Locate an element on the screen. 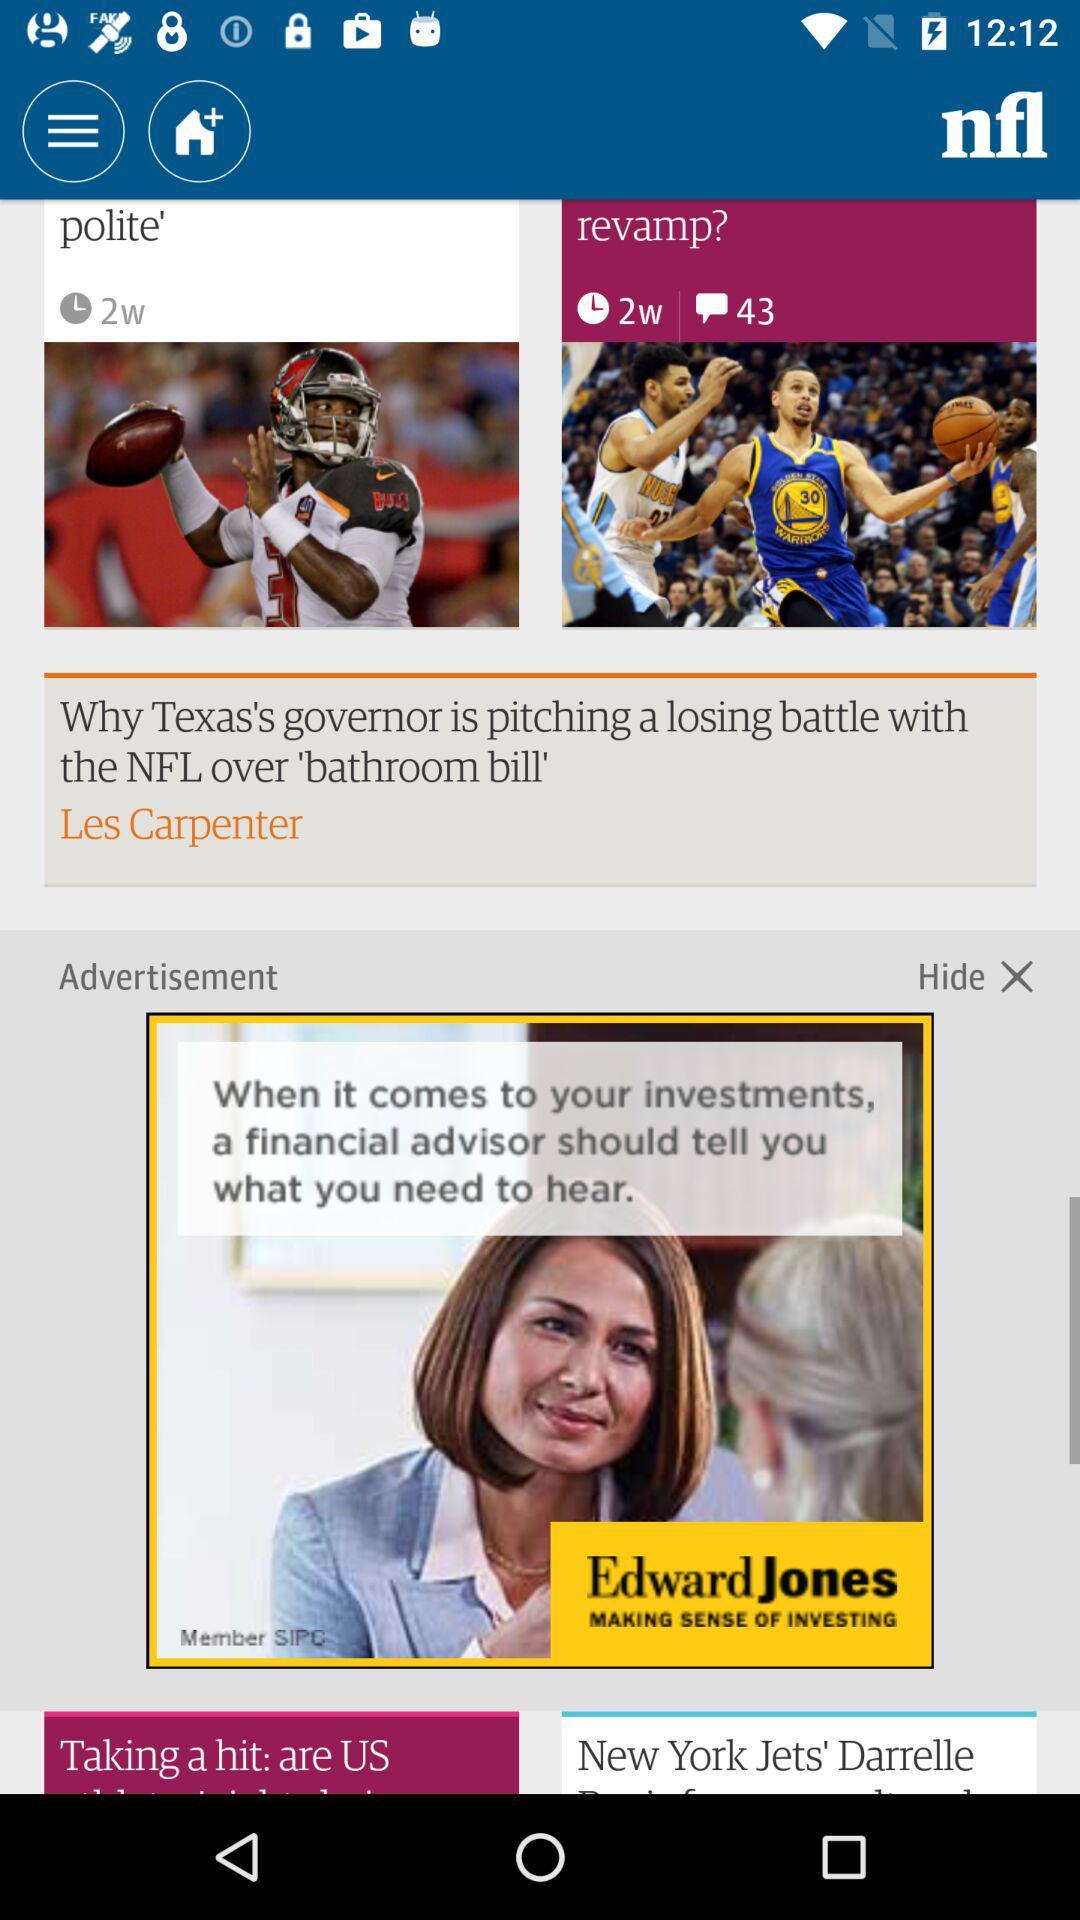 The image size is (1080, 1920). the option which shows les carpenter is located at coordinates (540, 778).